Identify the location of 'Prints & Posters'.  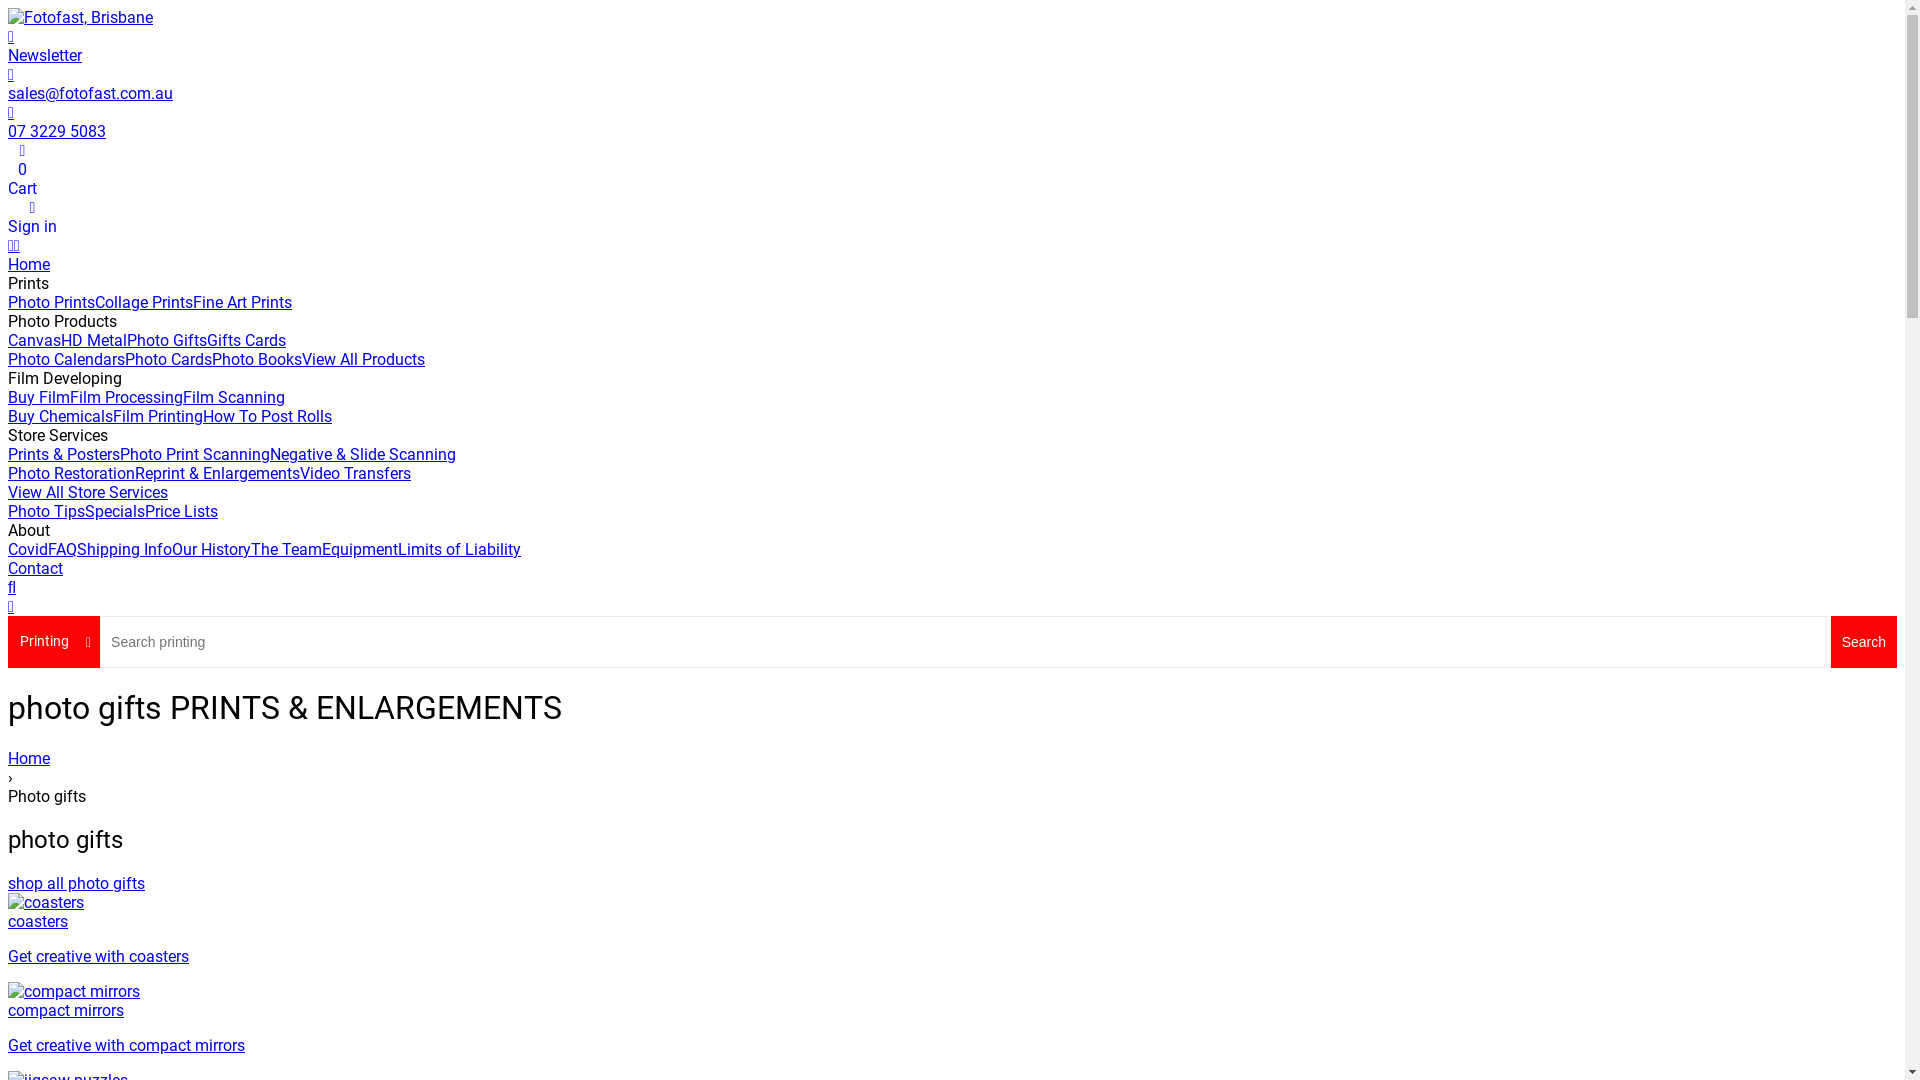
(8, 454).